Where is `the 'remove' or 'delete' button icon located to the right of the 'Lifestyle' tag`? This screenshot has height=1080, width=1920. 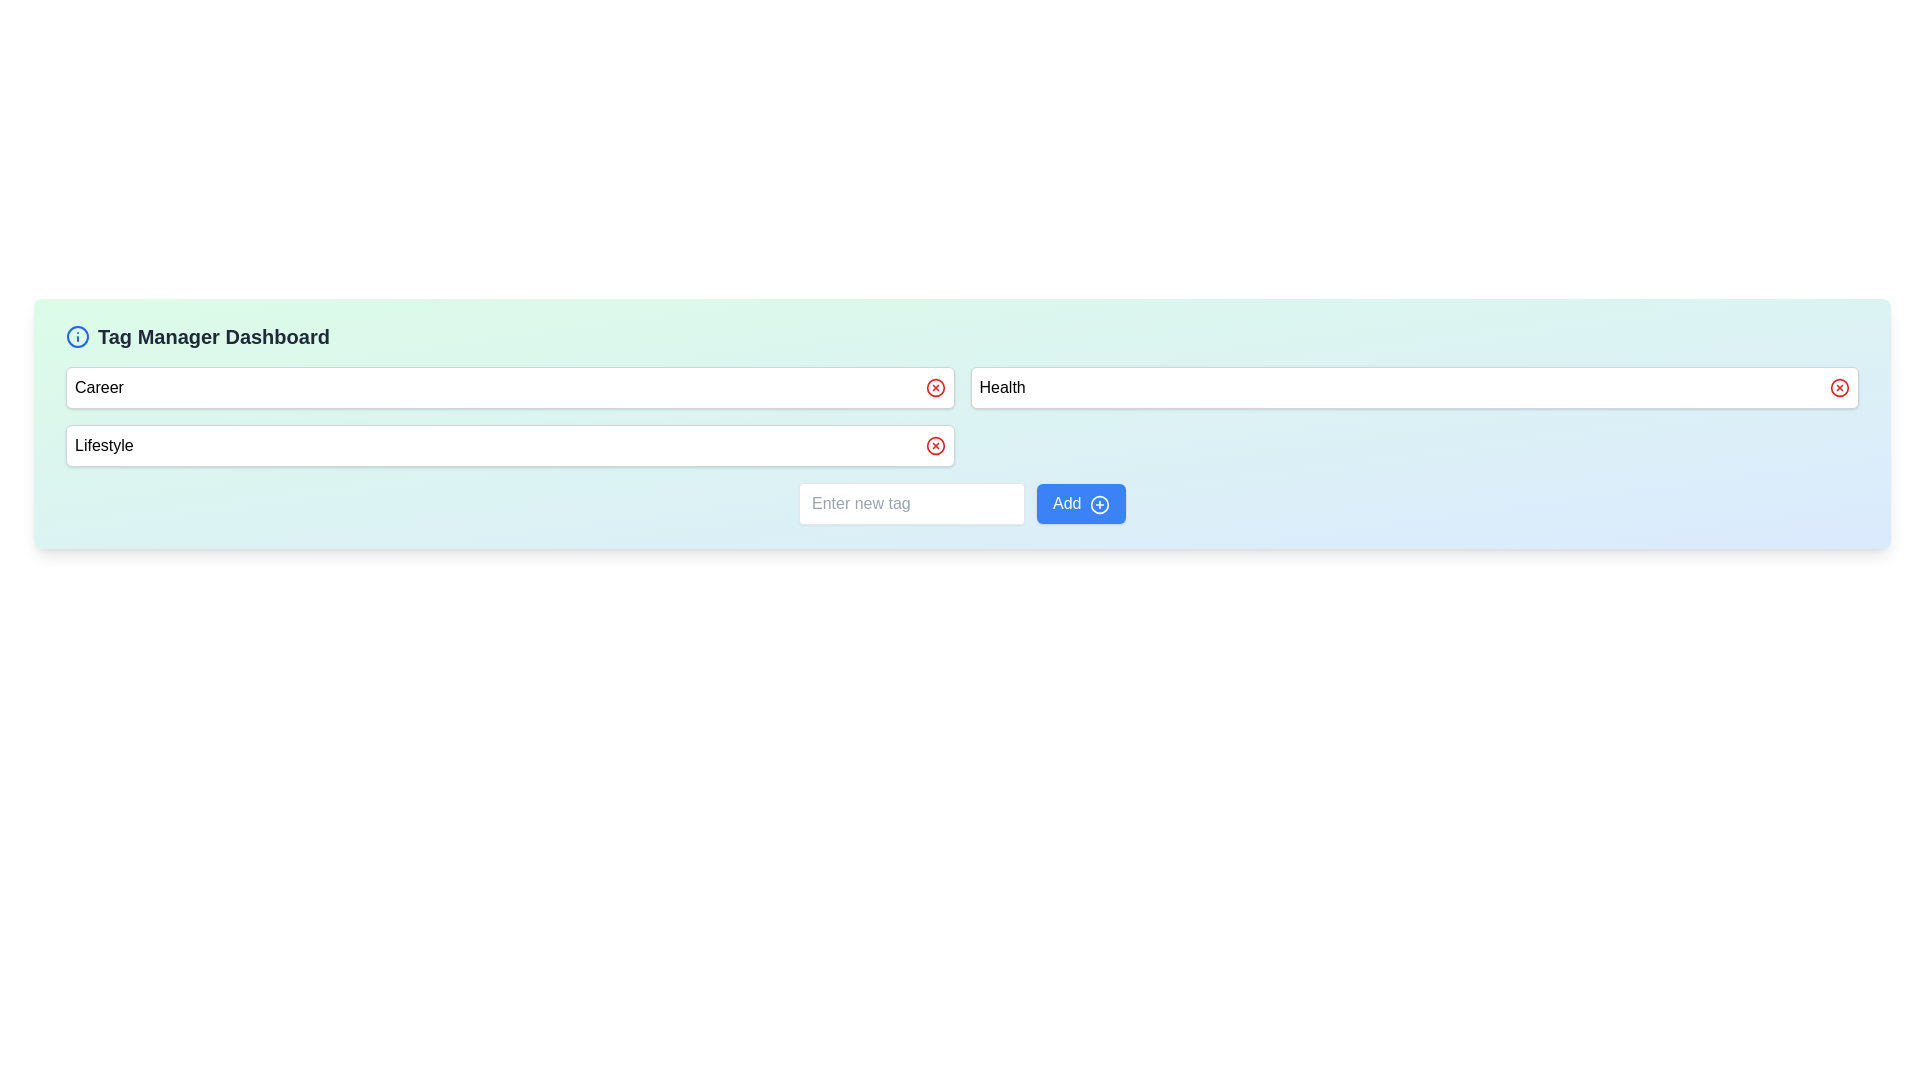
the 'remove' or 'delete' button icon located to the right of the 'Lifestyle' tag is located at coordinates (934, 445).